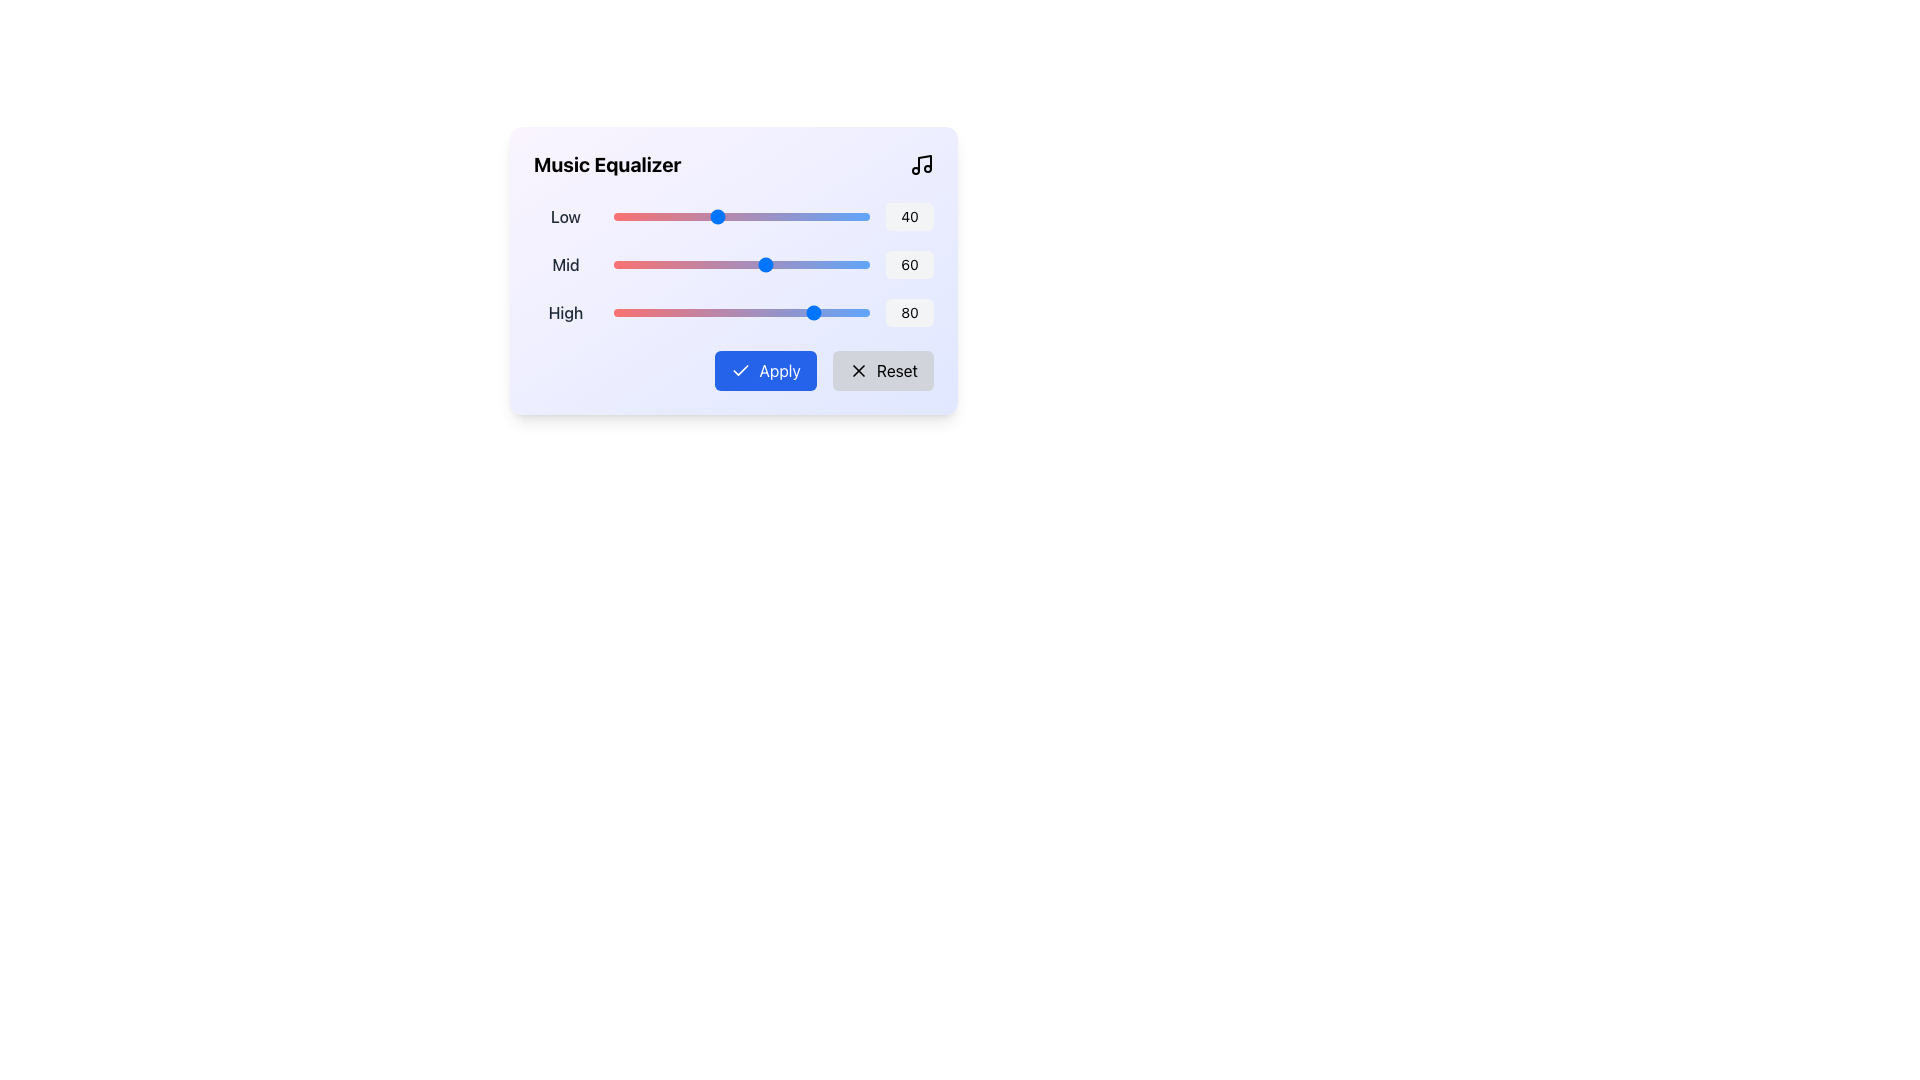 The width and height of the screenshot is (1920, 1080). Describe the element at coordinates (675, 264) in the screenshot. I see `the 'Mid' equalizer slider` at that location.